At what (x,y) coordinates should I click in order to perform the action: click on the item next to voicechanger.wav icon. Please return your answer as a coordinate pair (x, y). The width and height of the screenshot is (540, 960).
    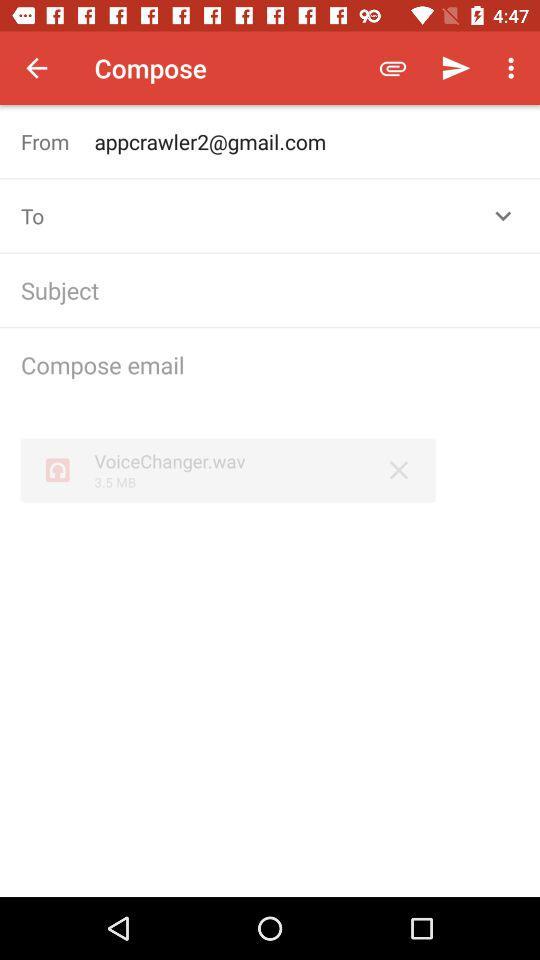
    Looking at the image, I should click on (399, 470).